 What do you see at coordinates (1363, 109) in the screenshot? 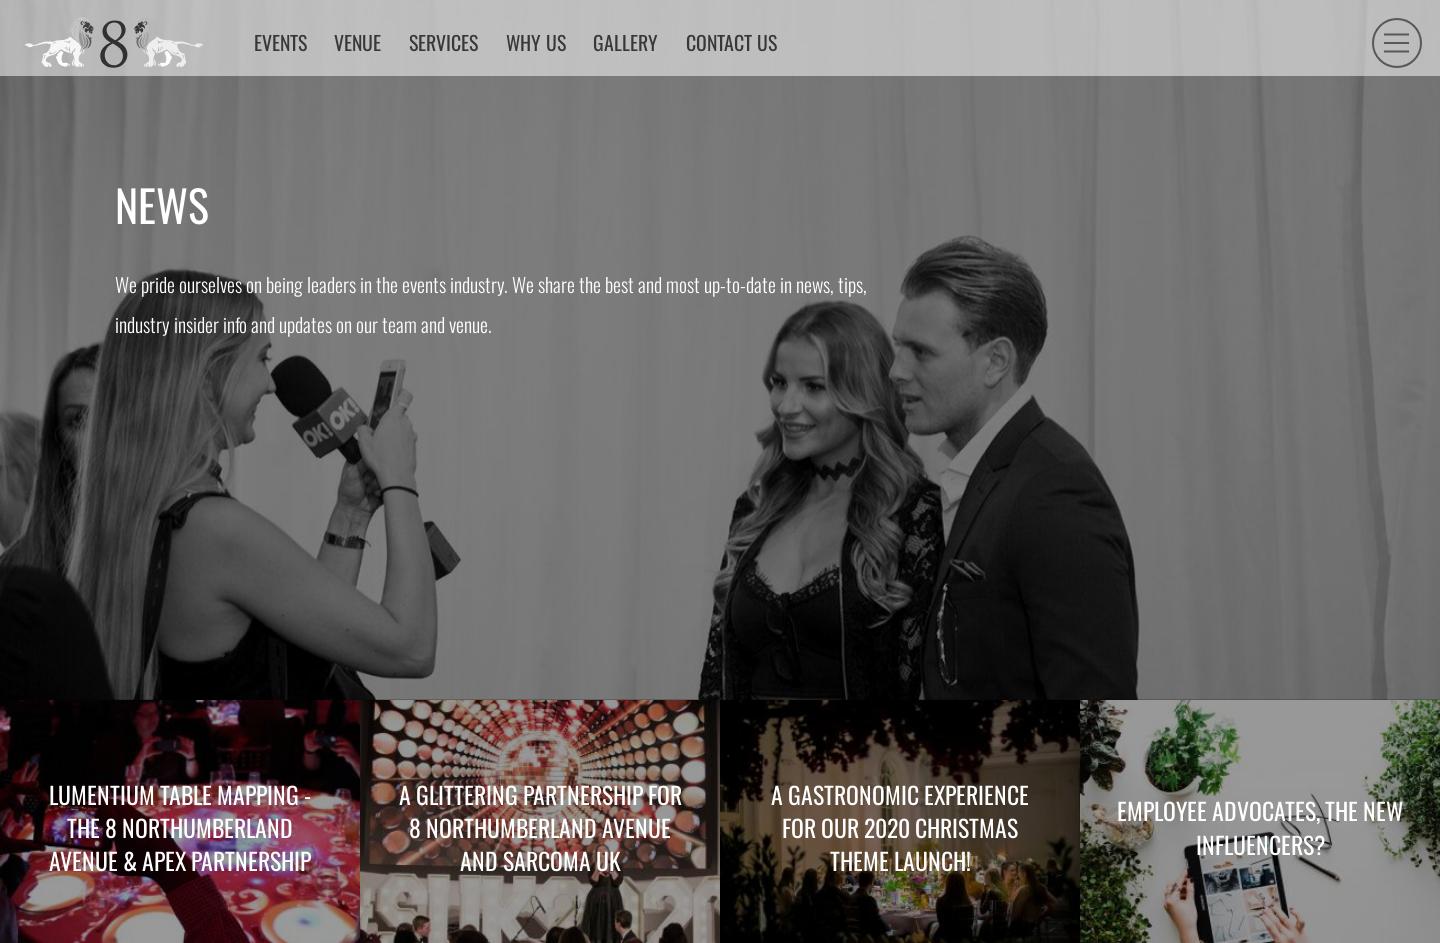
I see `'menu'` at bounding box center [1363, 109].